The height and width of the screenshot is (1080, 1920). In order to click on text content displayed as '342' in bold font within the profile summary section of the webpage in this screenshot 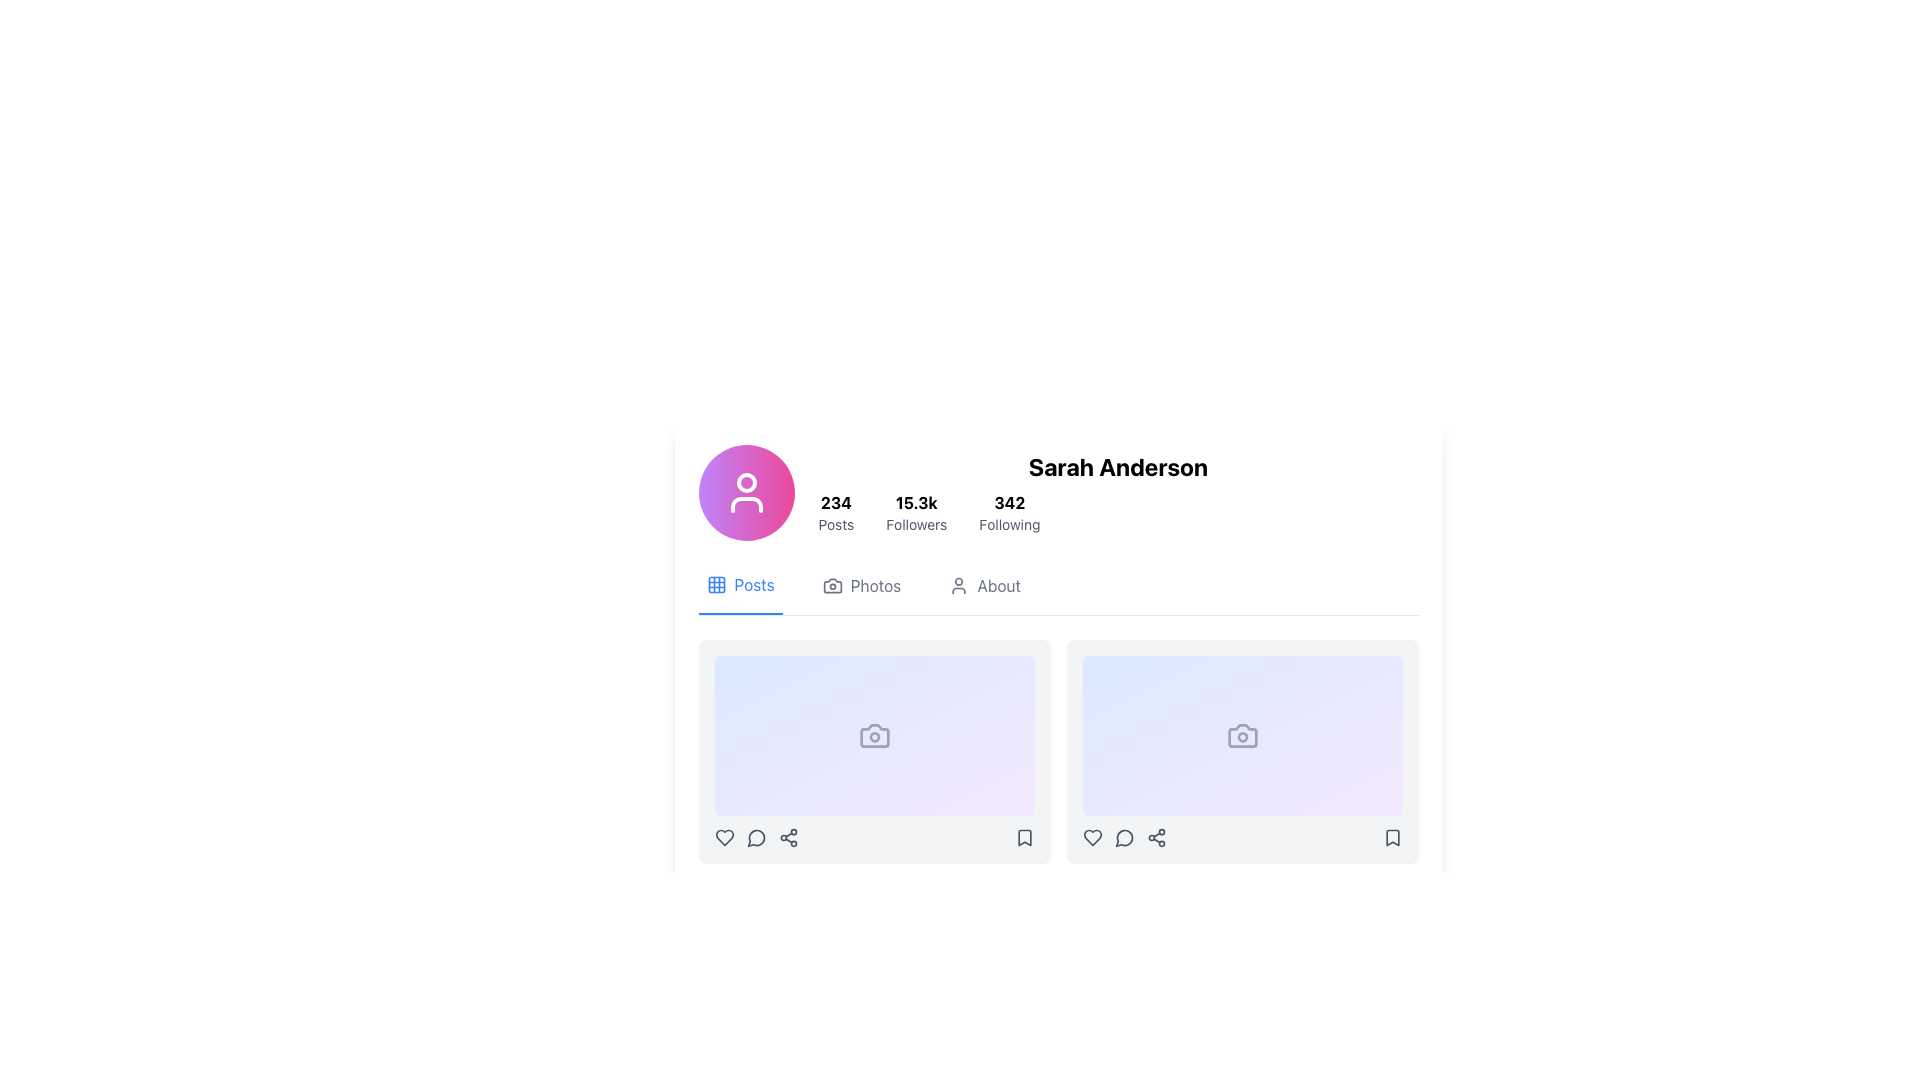, I will do `click(1009, 501)`.